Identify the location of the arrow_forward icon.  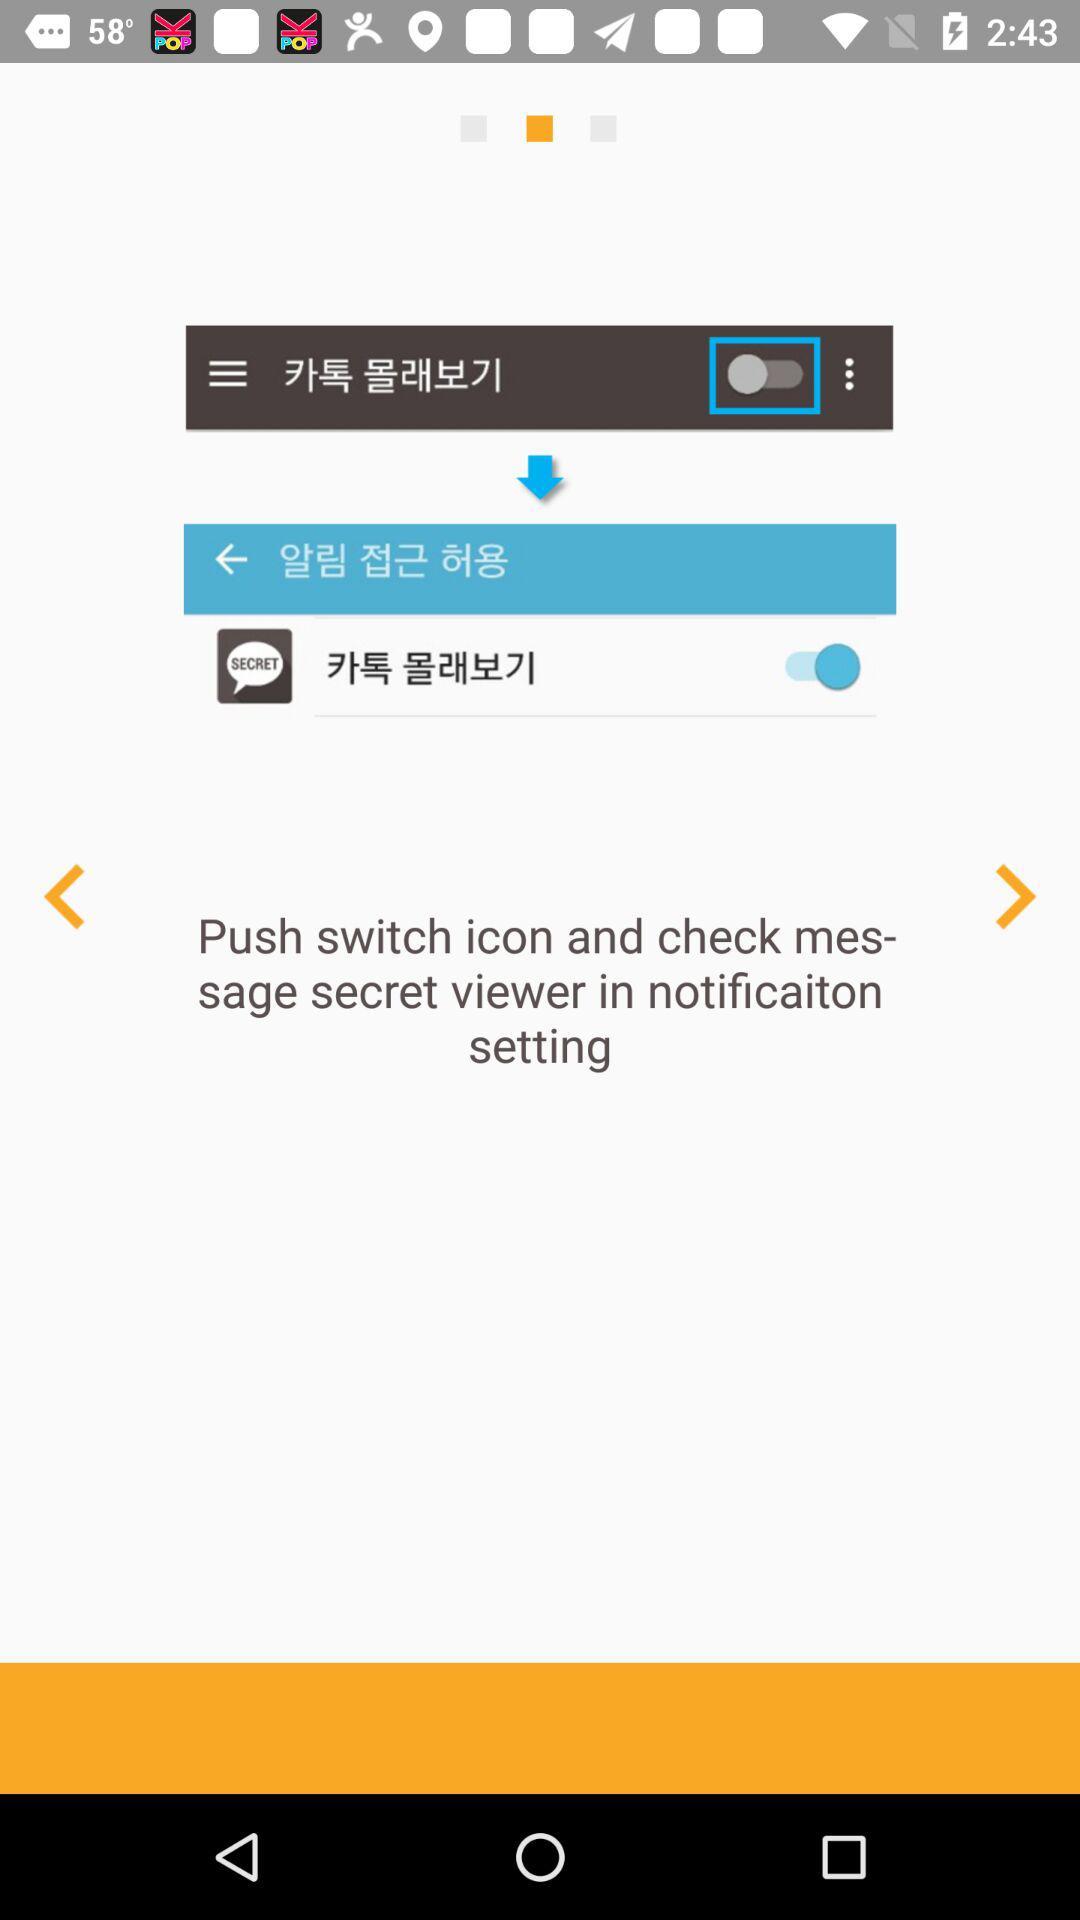
(1014, 895).